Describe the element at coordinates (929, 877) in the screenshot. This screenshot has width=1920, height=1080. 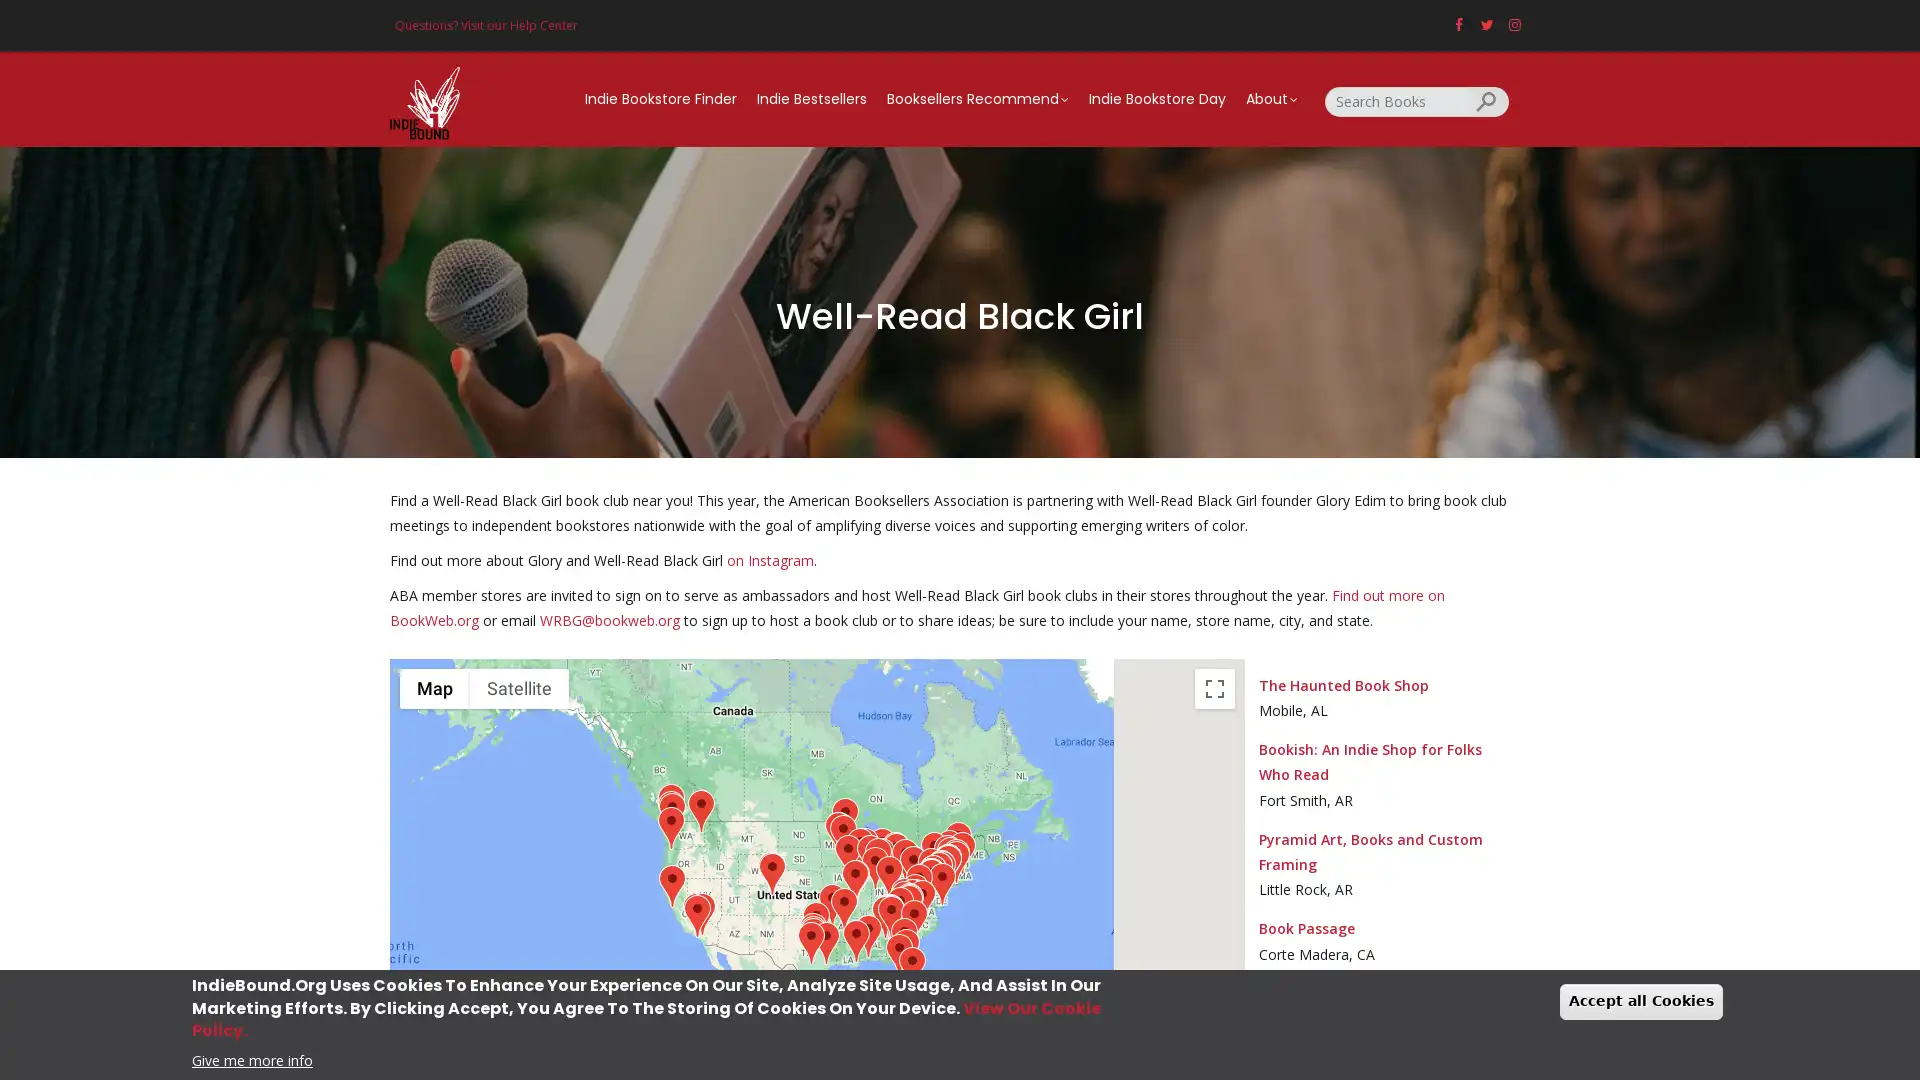
I see `Solid State Books` at that location.